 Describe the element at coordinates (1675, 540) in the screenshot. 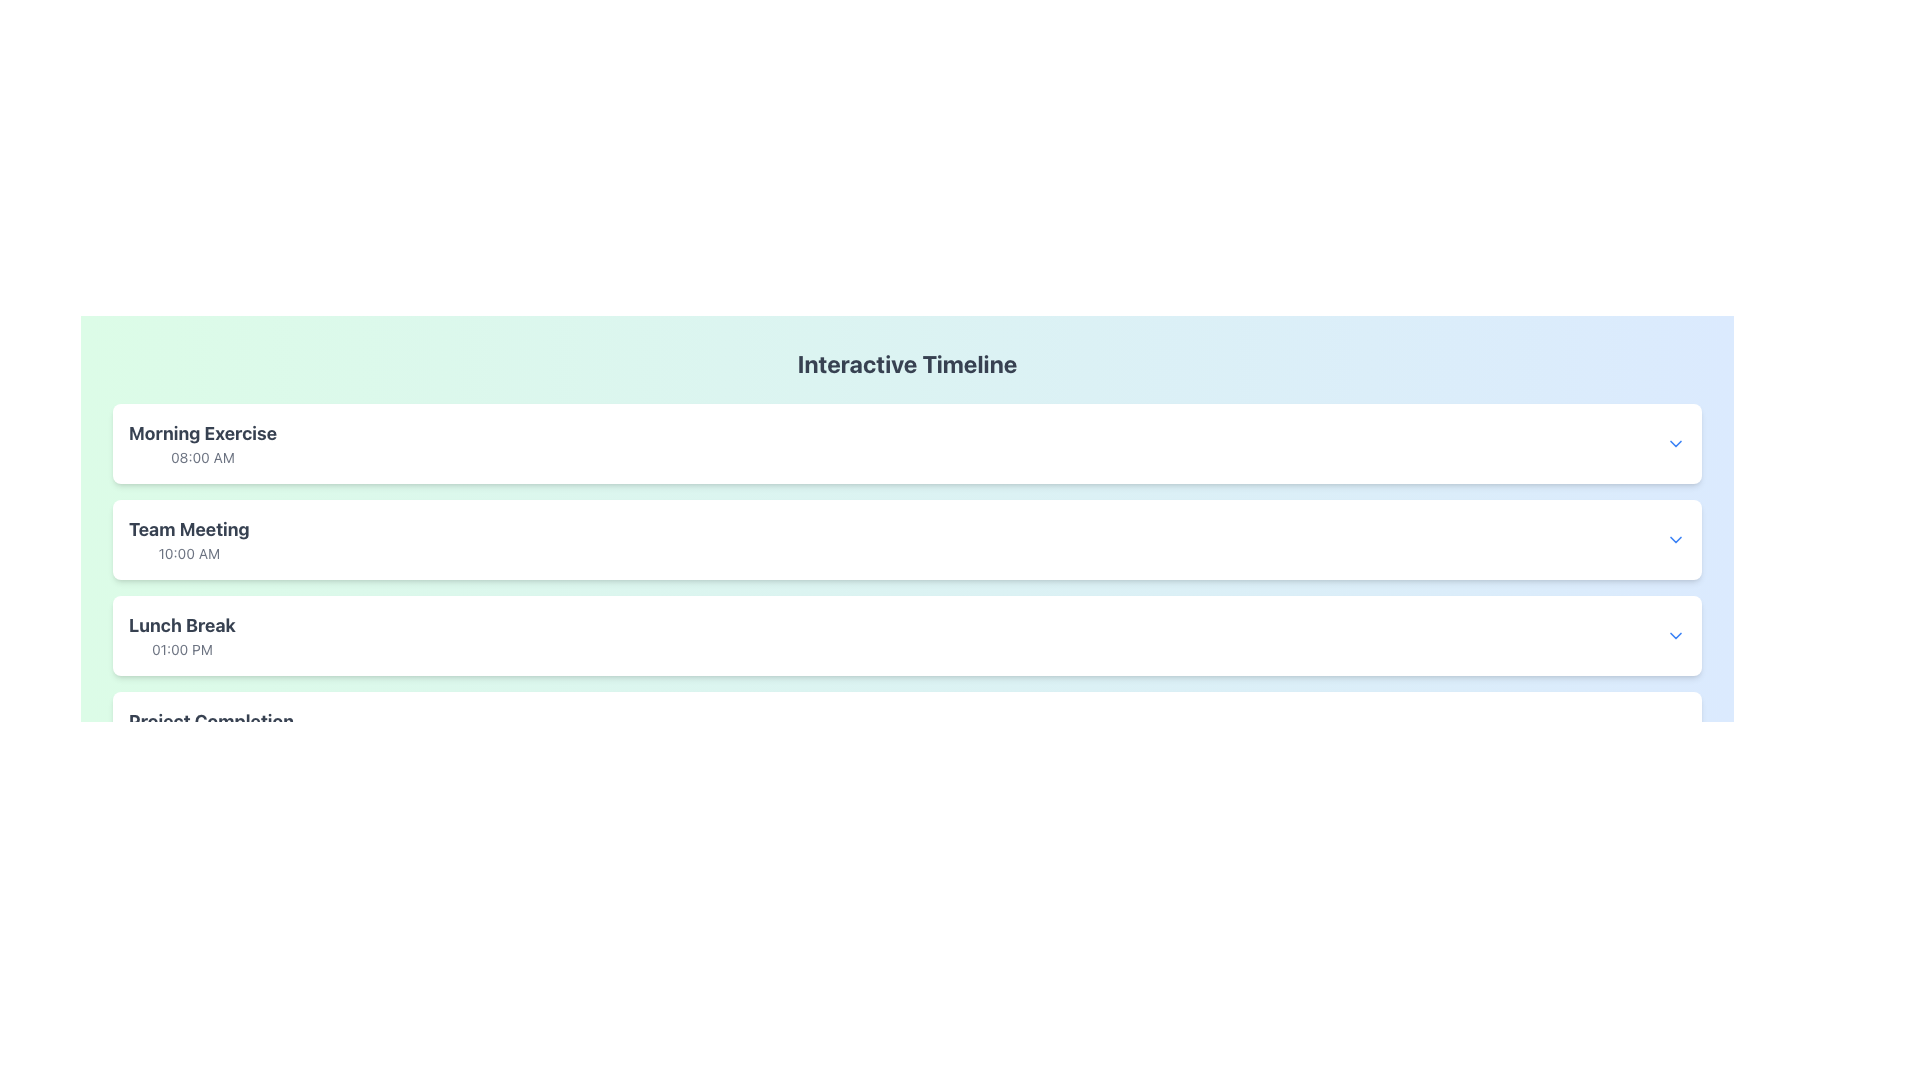

I see `the Dropdown icon located to the far-right of the 'Team Meeting' section` at that location.